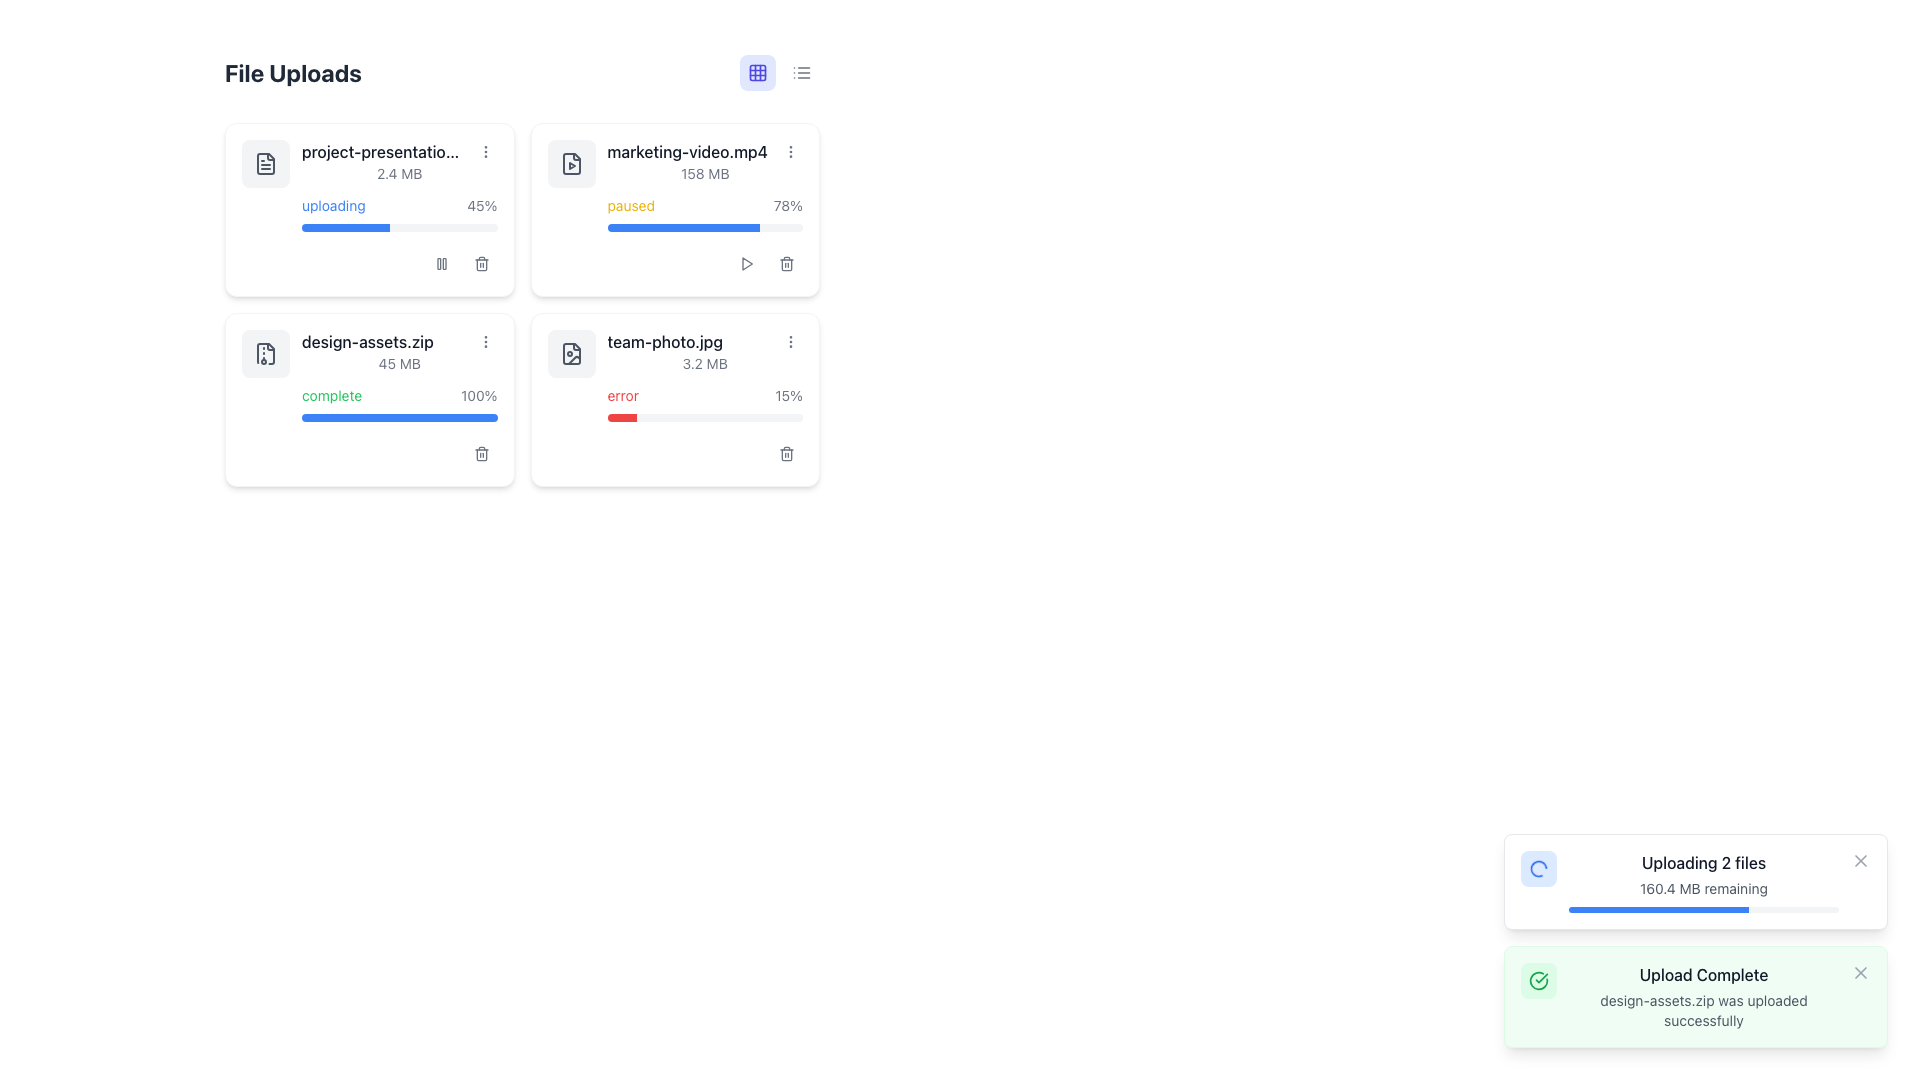 The width and height of the screenshot is (1920, 1080). I want to click on the horizontal list icon button with three stacked lines located in the top-right section of the interface, so click(801, 72).